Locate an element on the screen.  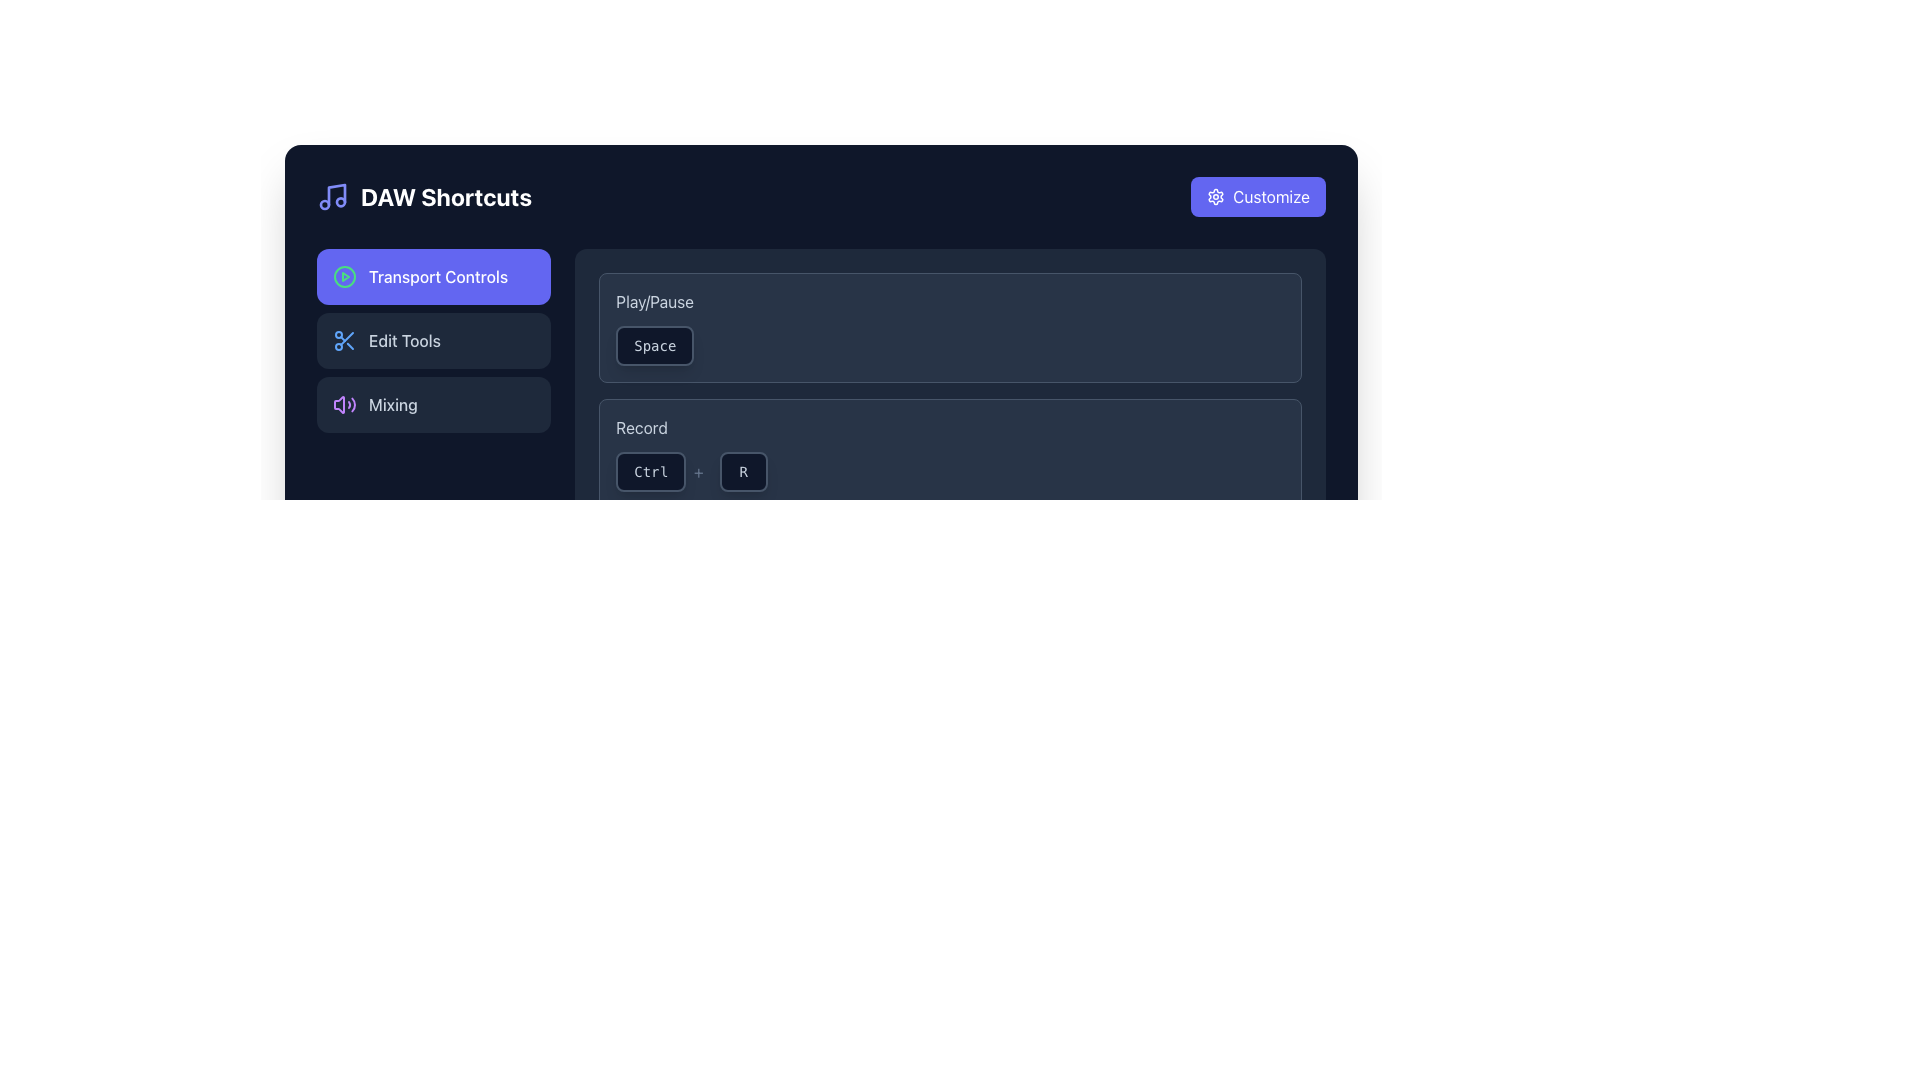
the gear icon located in the top-right corner of the interface, immediately to the left of the text 'Customize' is located at coordinates (1215, 196).